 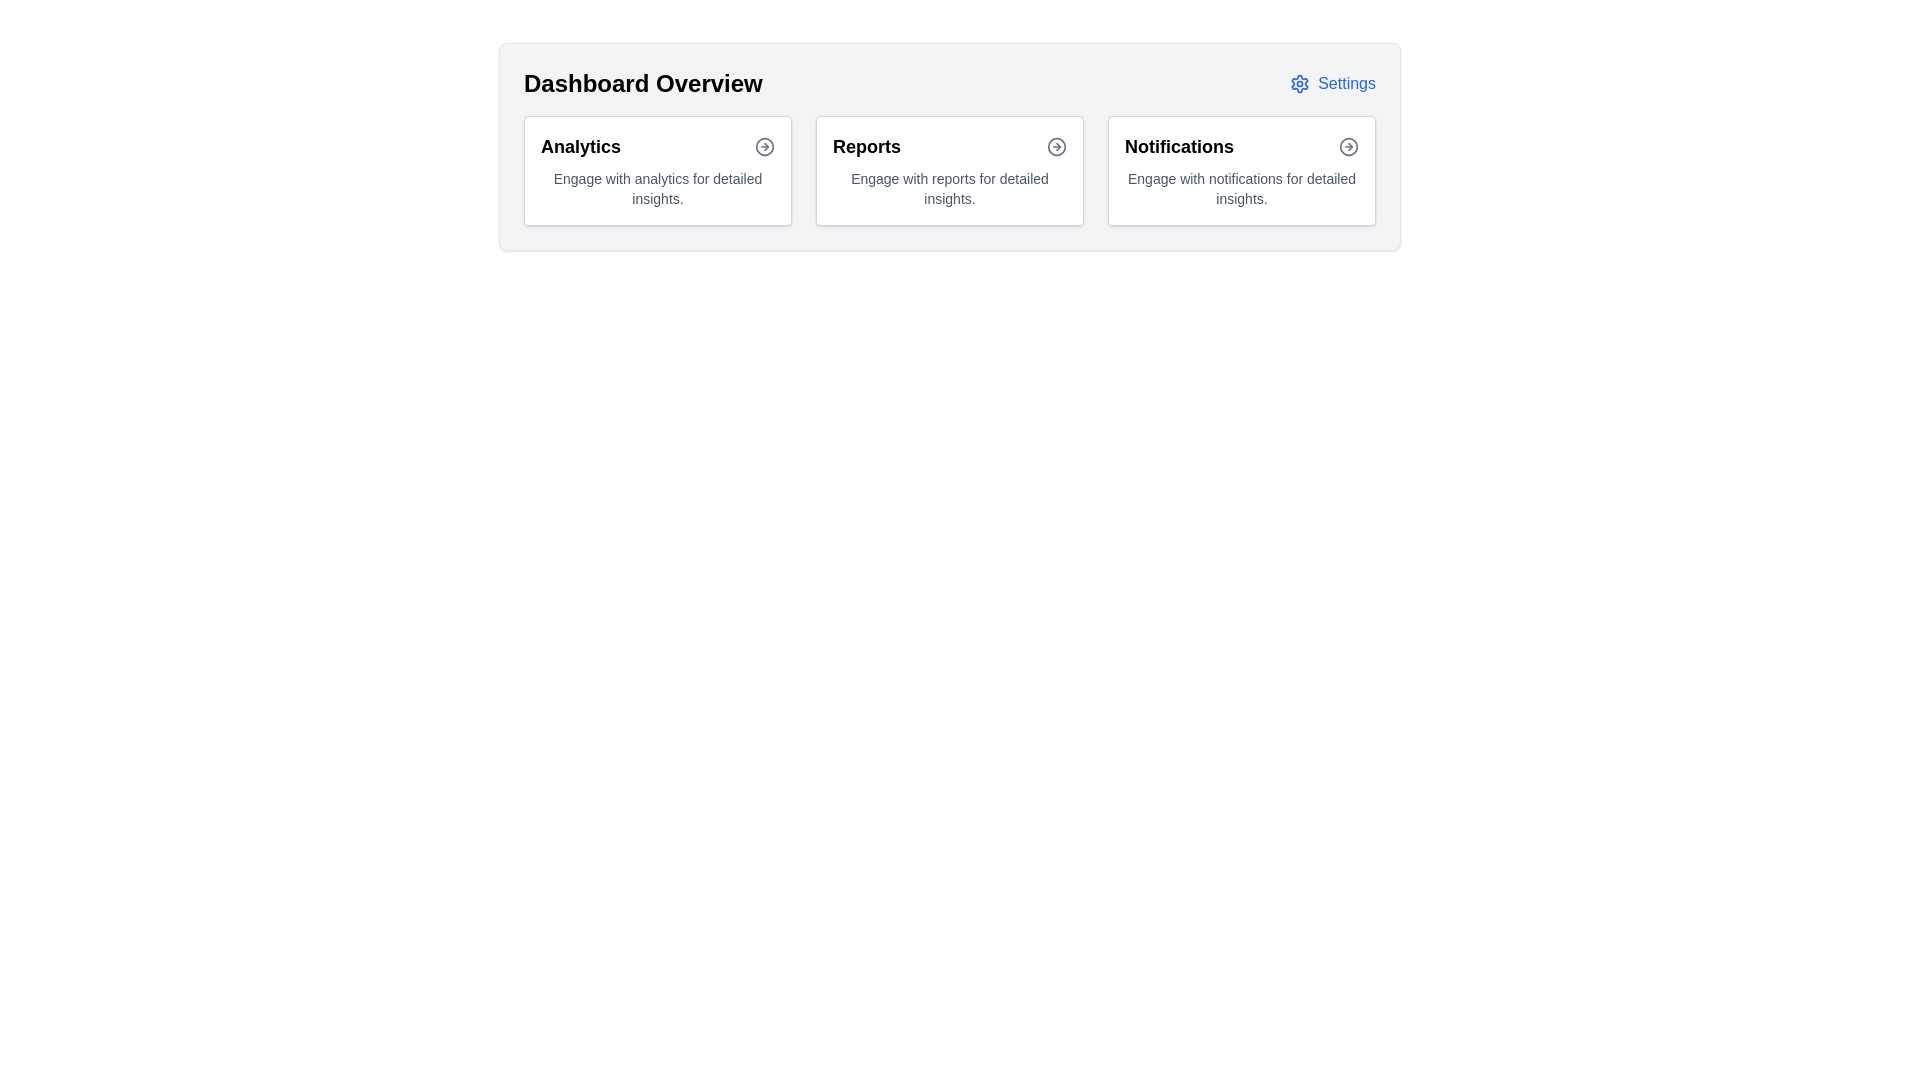 I want to click on the 'Reports' title text, which is styled in a large, bold, and capitalized font, located in the middle card of a horizontal row of three cards, so click(x=867, y=145).